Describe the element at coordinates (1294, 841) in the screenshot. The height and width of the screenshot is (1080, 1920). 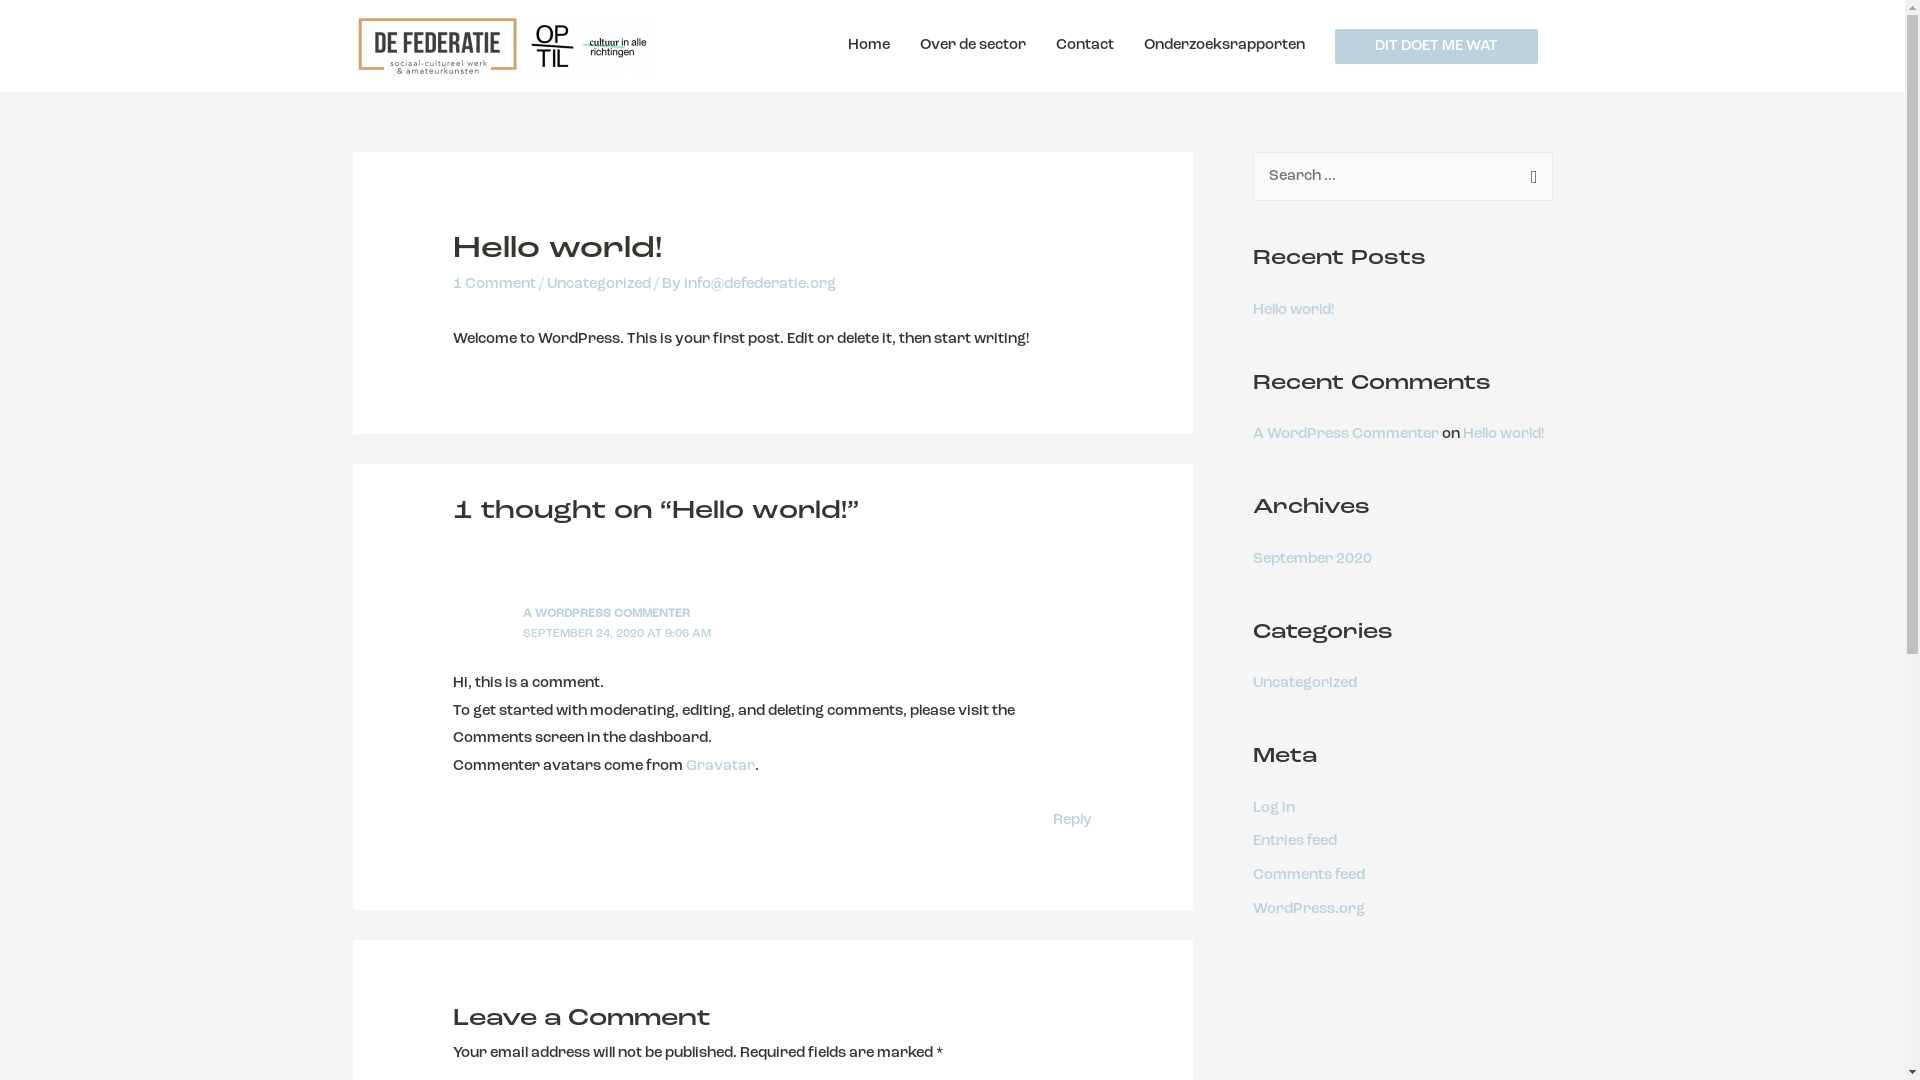
I see `'Entries feed'` at that location.